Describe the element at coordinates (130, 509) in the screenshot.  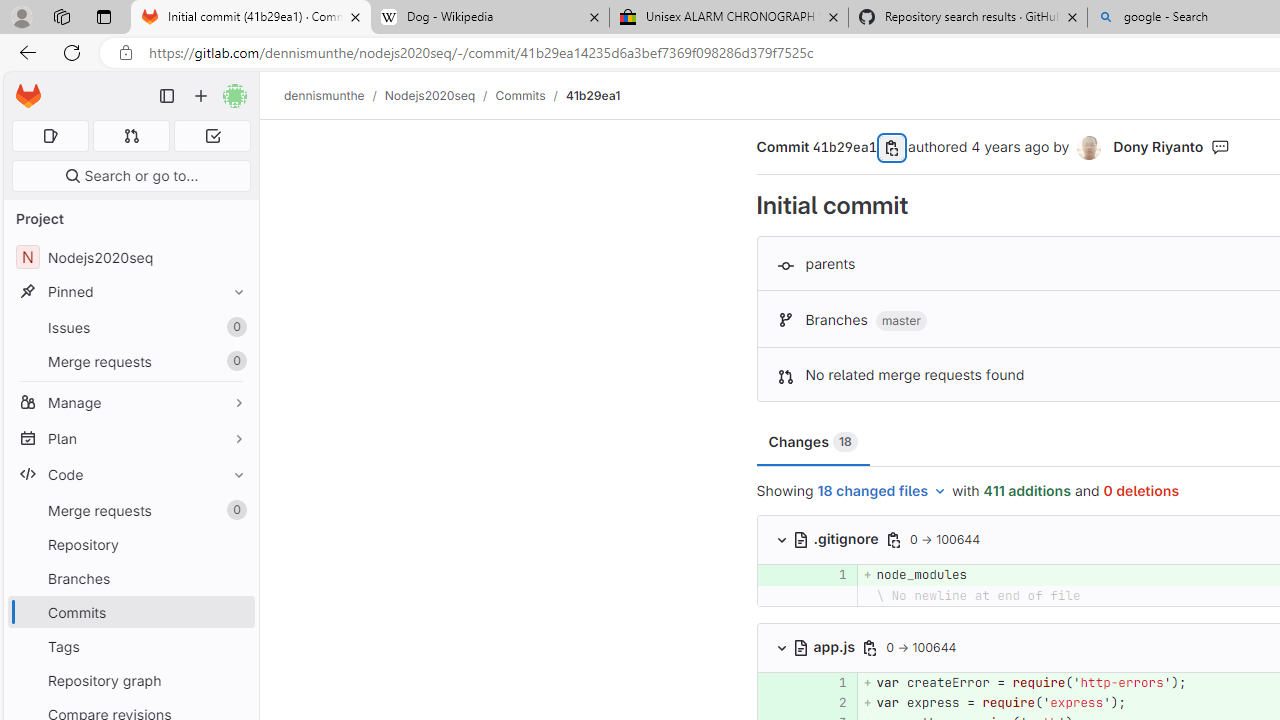
I see `'Merge requests0'` at that location.